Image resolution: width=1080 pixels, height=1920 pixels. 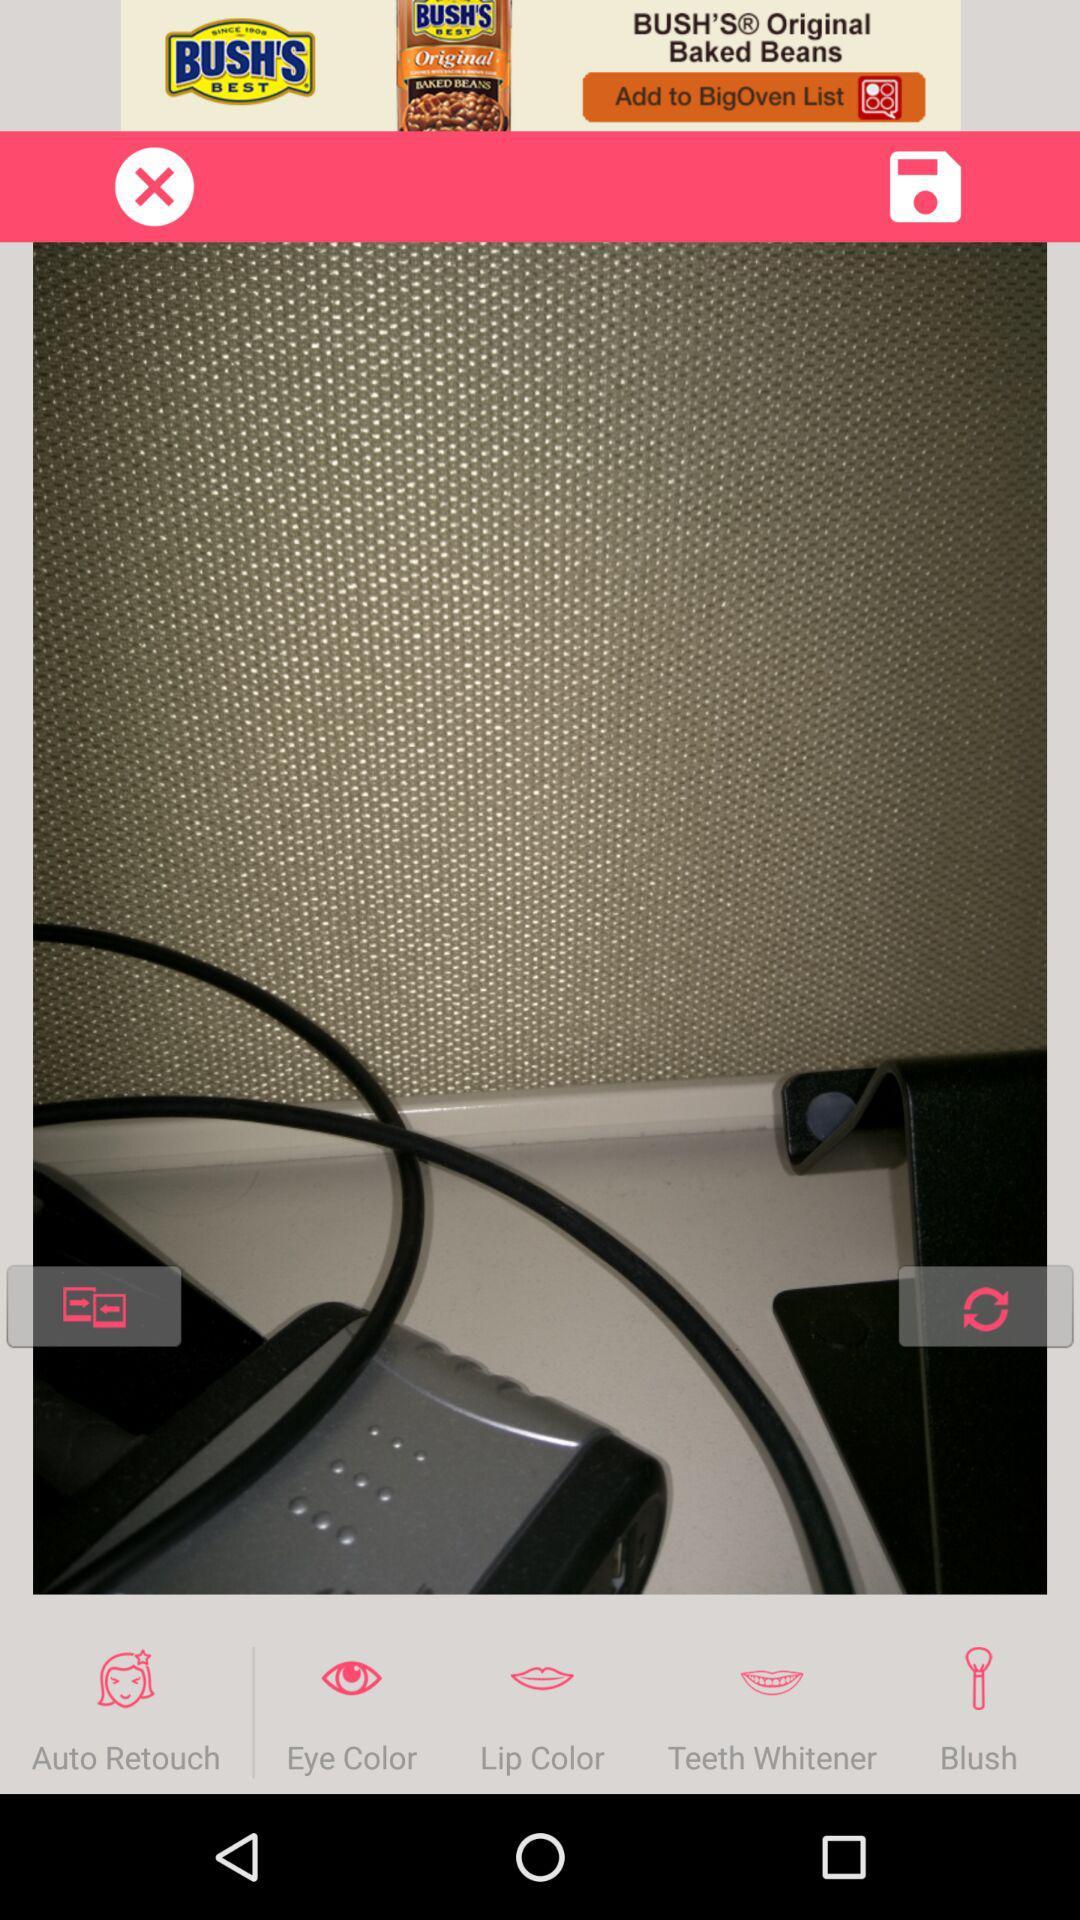 I want to click on the item to the right of lip color icon, so click(x=771, y=1711).